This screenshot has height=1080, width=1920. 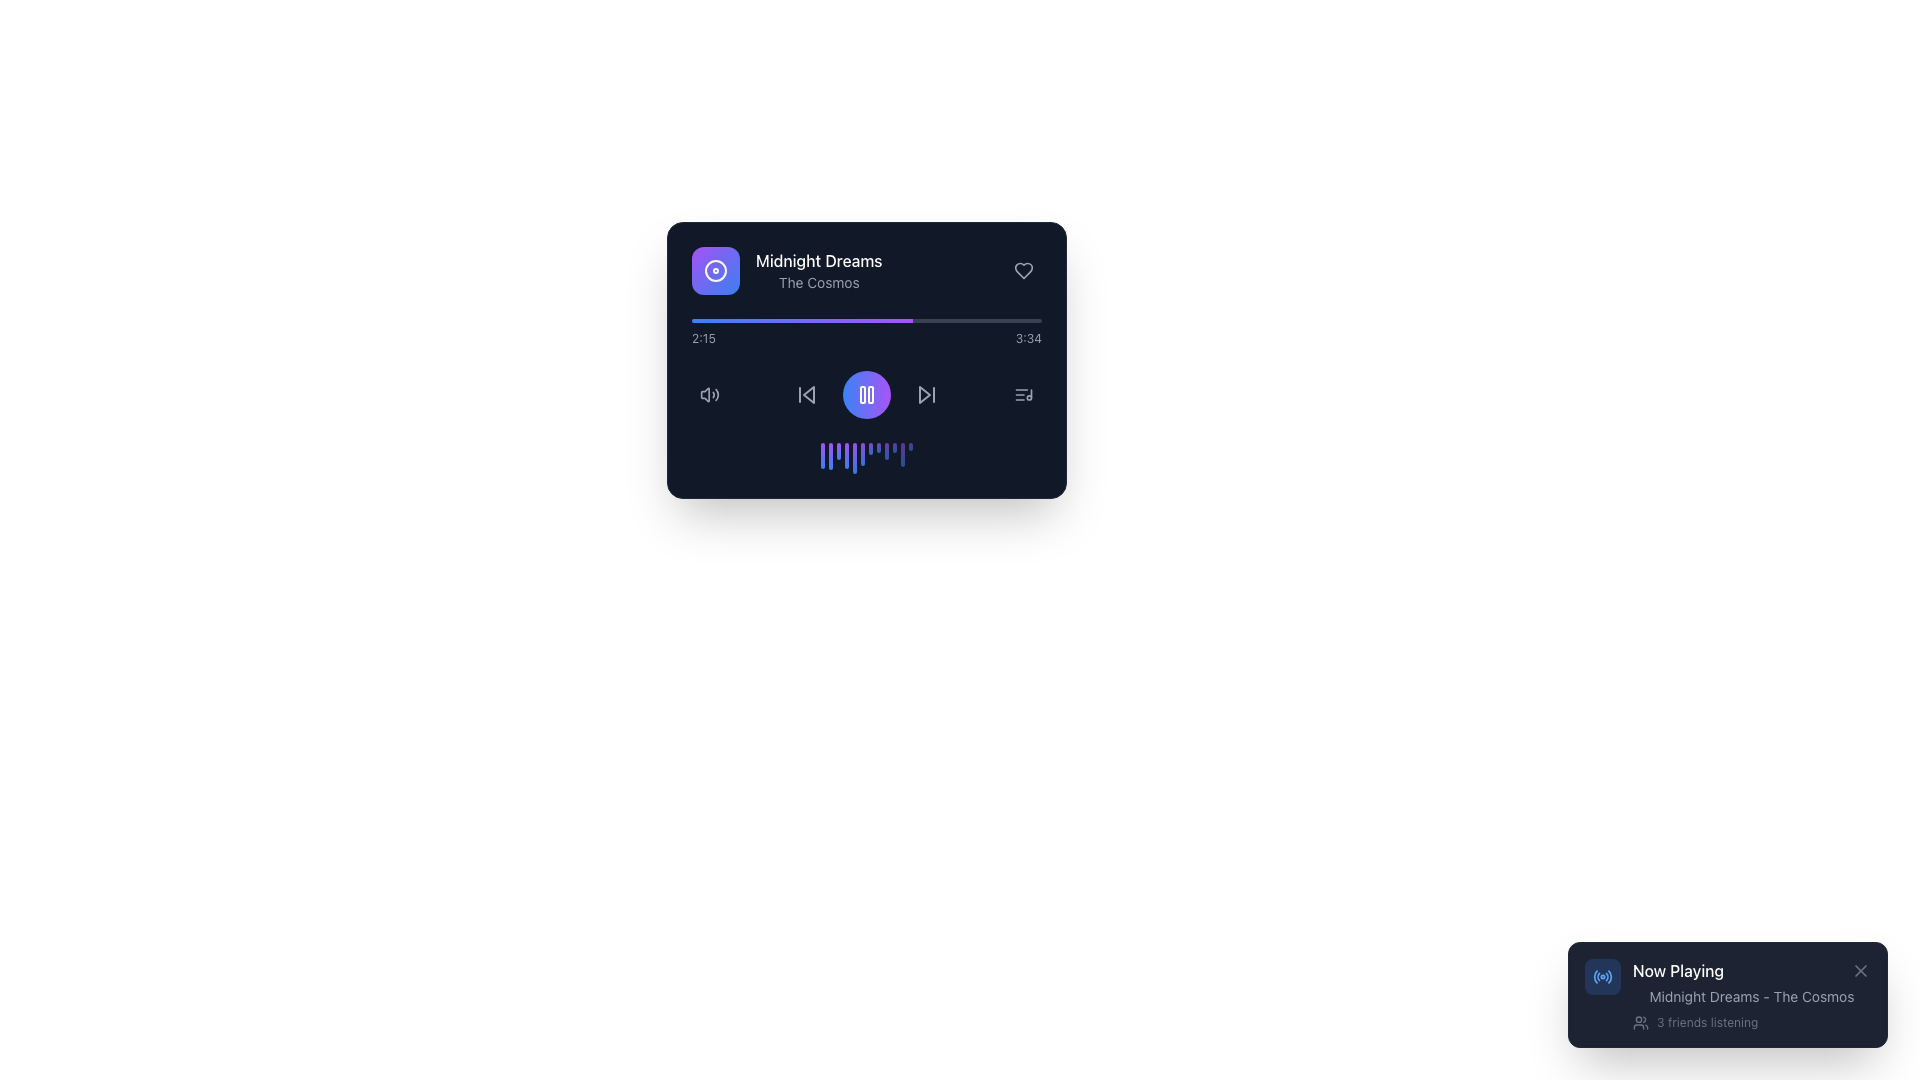 I want to click on the 'like' button located in the top right corner of the music player interface to mark 'Midnight Dreams - The Cosmos' as a favorite, so click(x=1023, y=270).